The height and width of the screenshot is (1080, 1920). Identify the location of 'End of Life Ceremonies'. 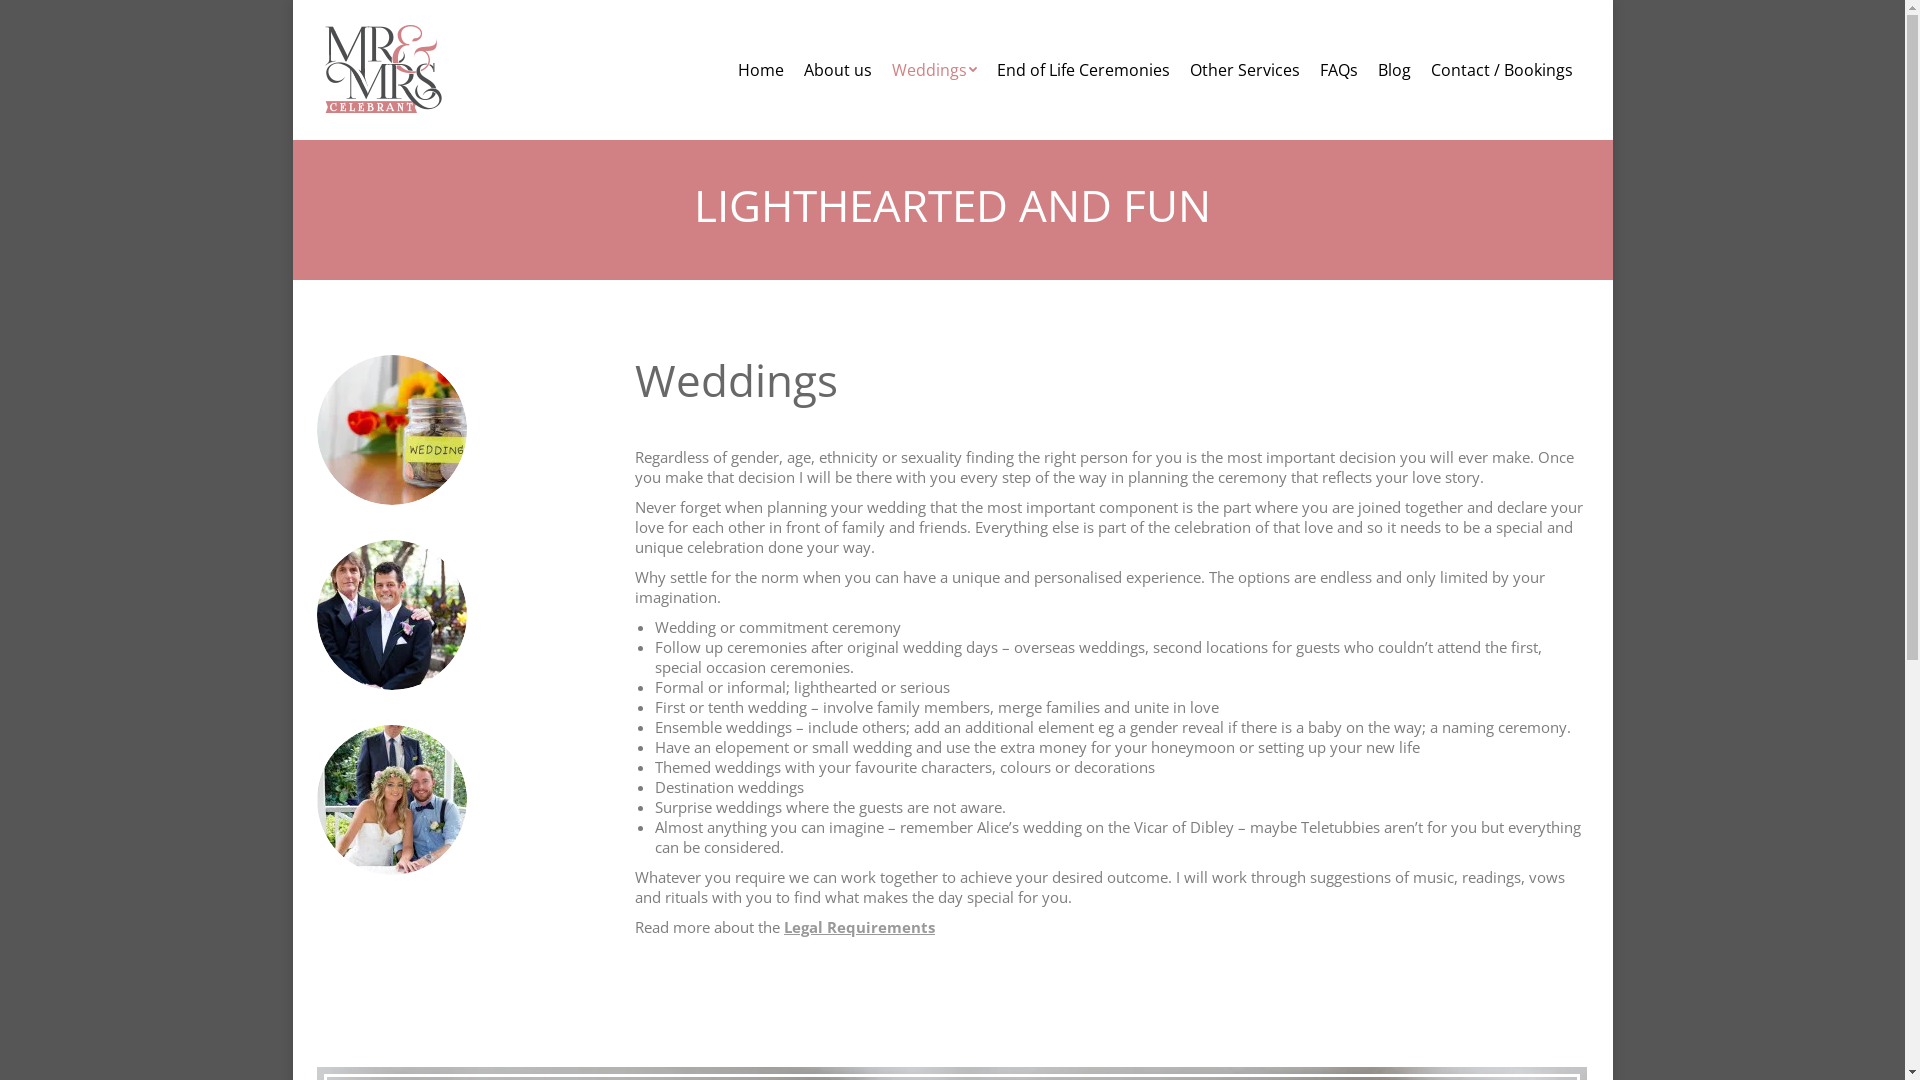
(1081, 68).